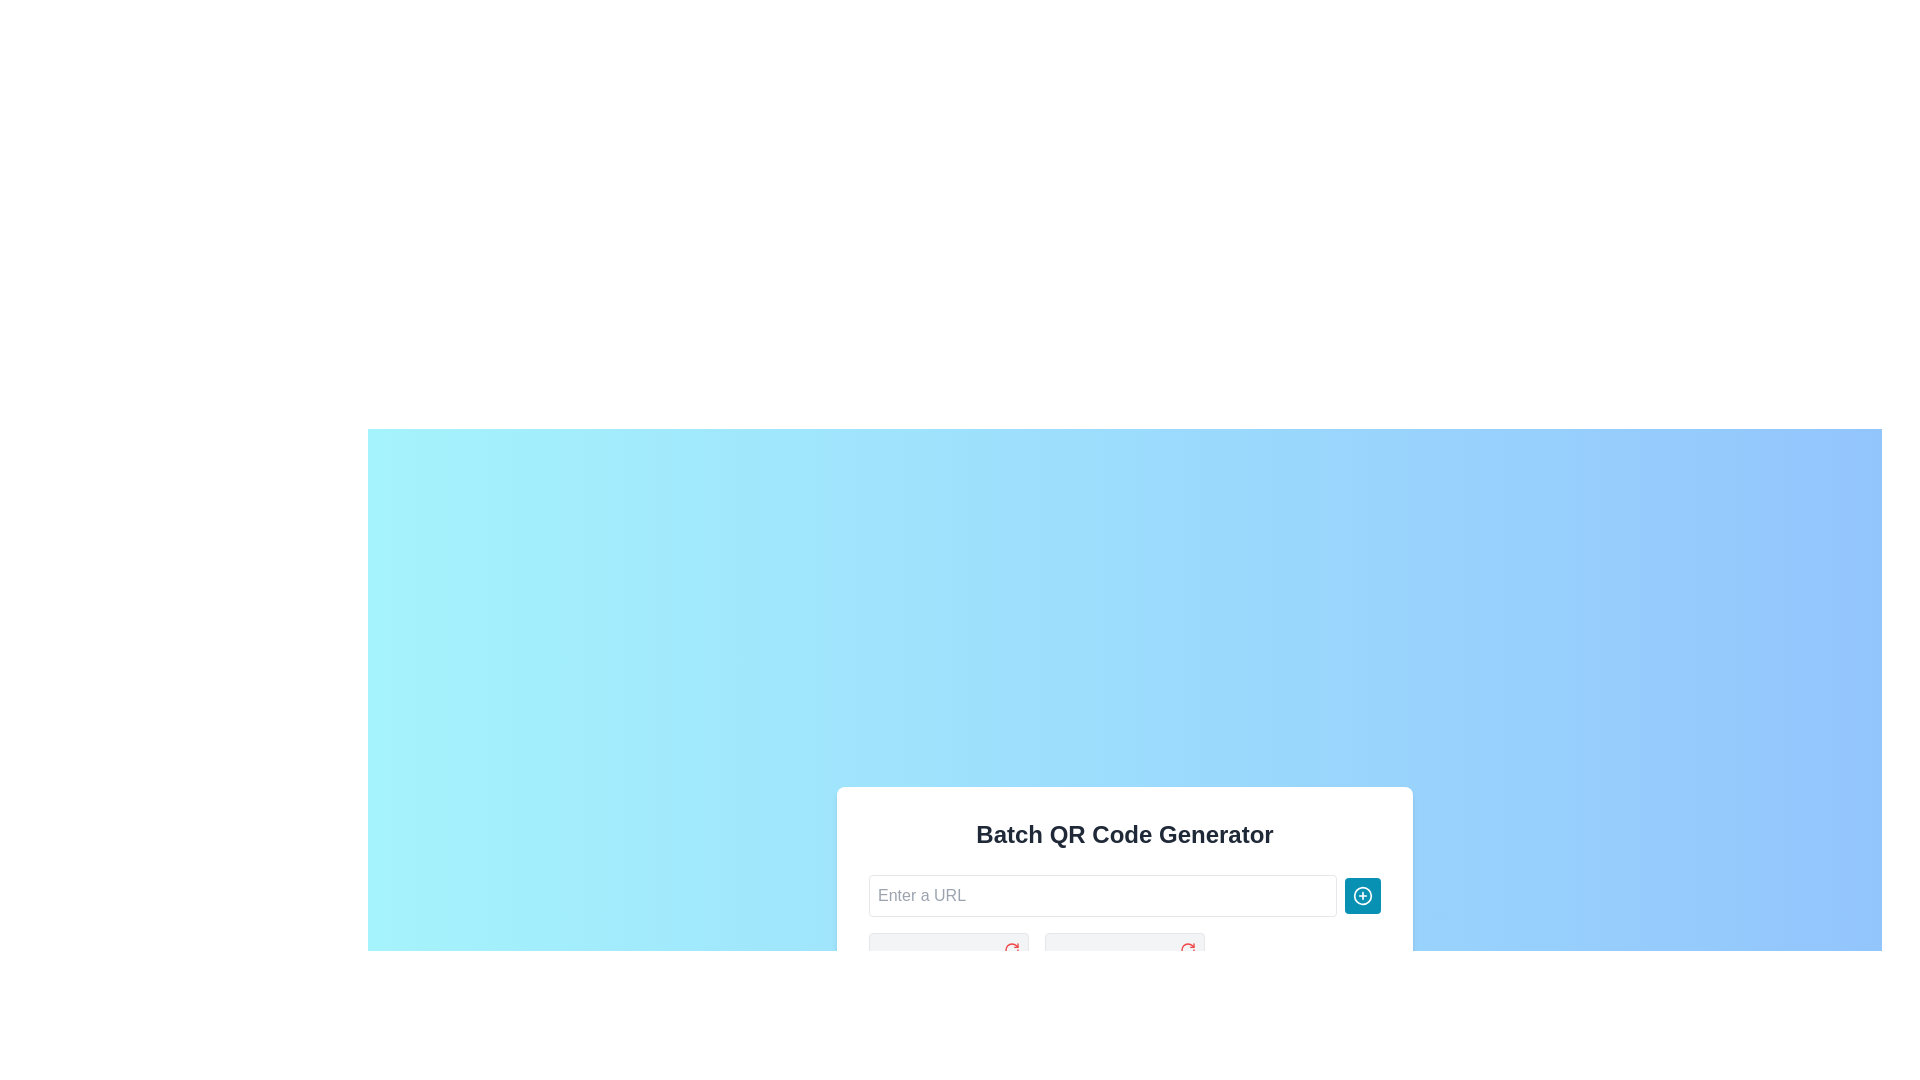 Image resolution: width=1920 pixels, height=1080 pixels. I want to click on the circular arrow icon located at the top-right corner of the text input field, which is the first icon in a two-icon set, so click(1012, 948).